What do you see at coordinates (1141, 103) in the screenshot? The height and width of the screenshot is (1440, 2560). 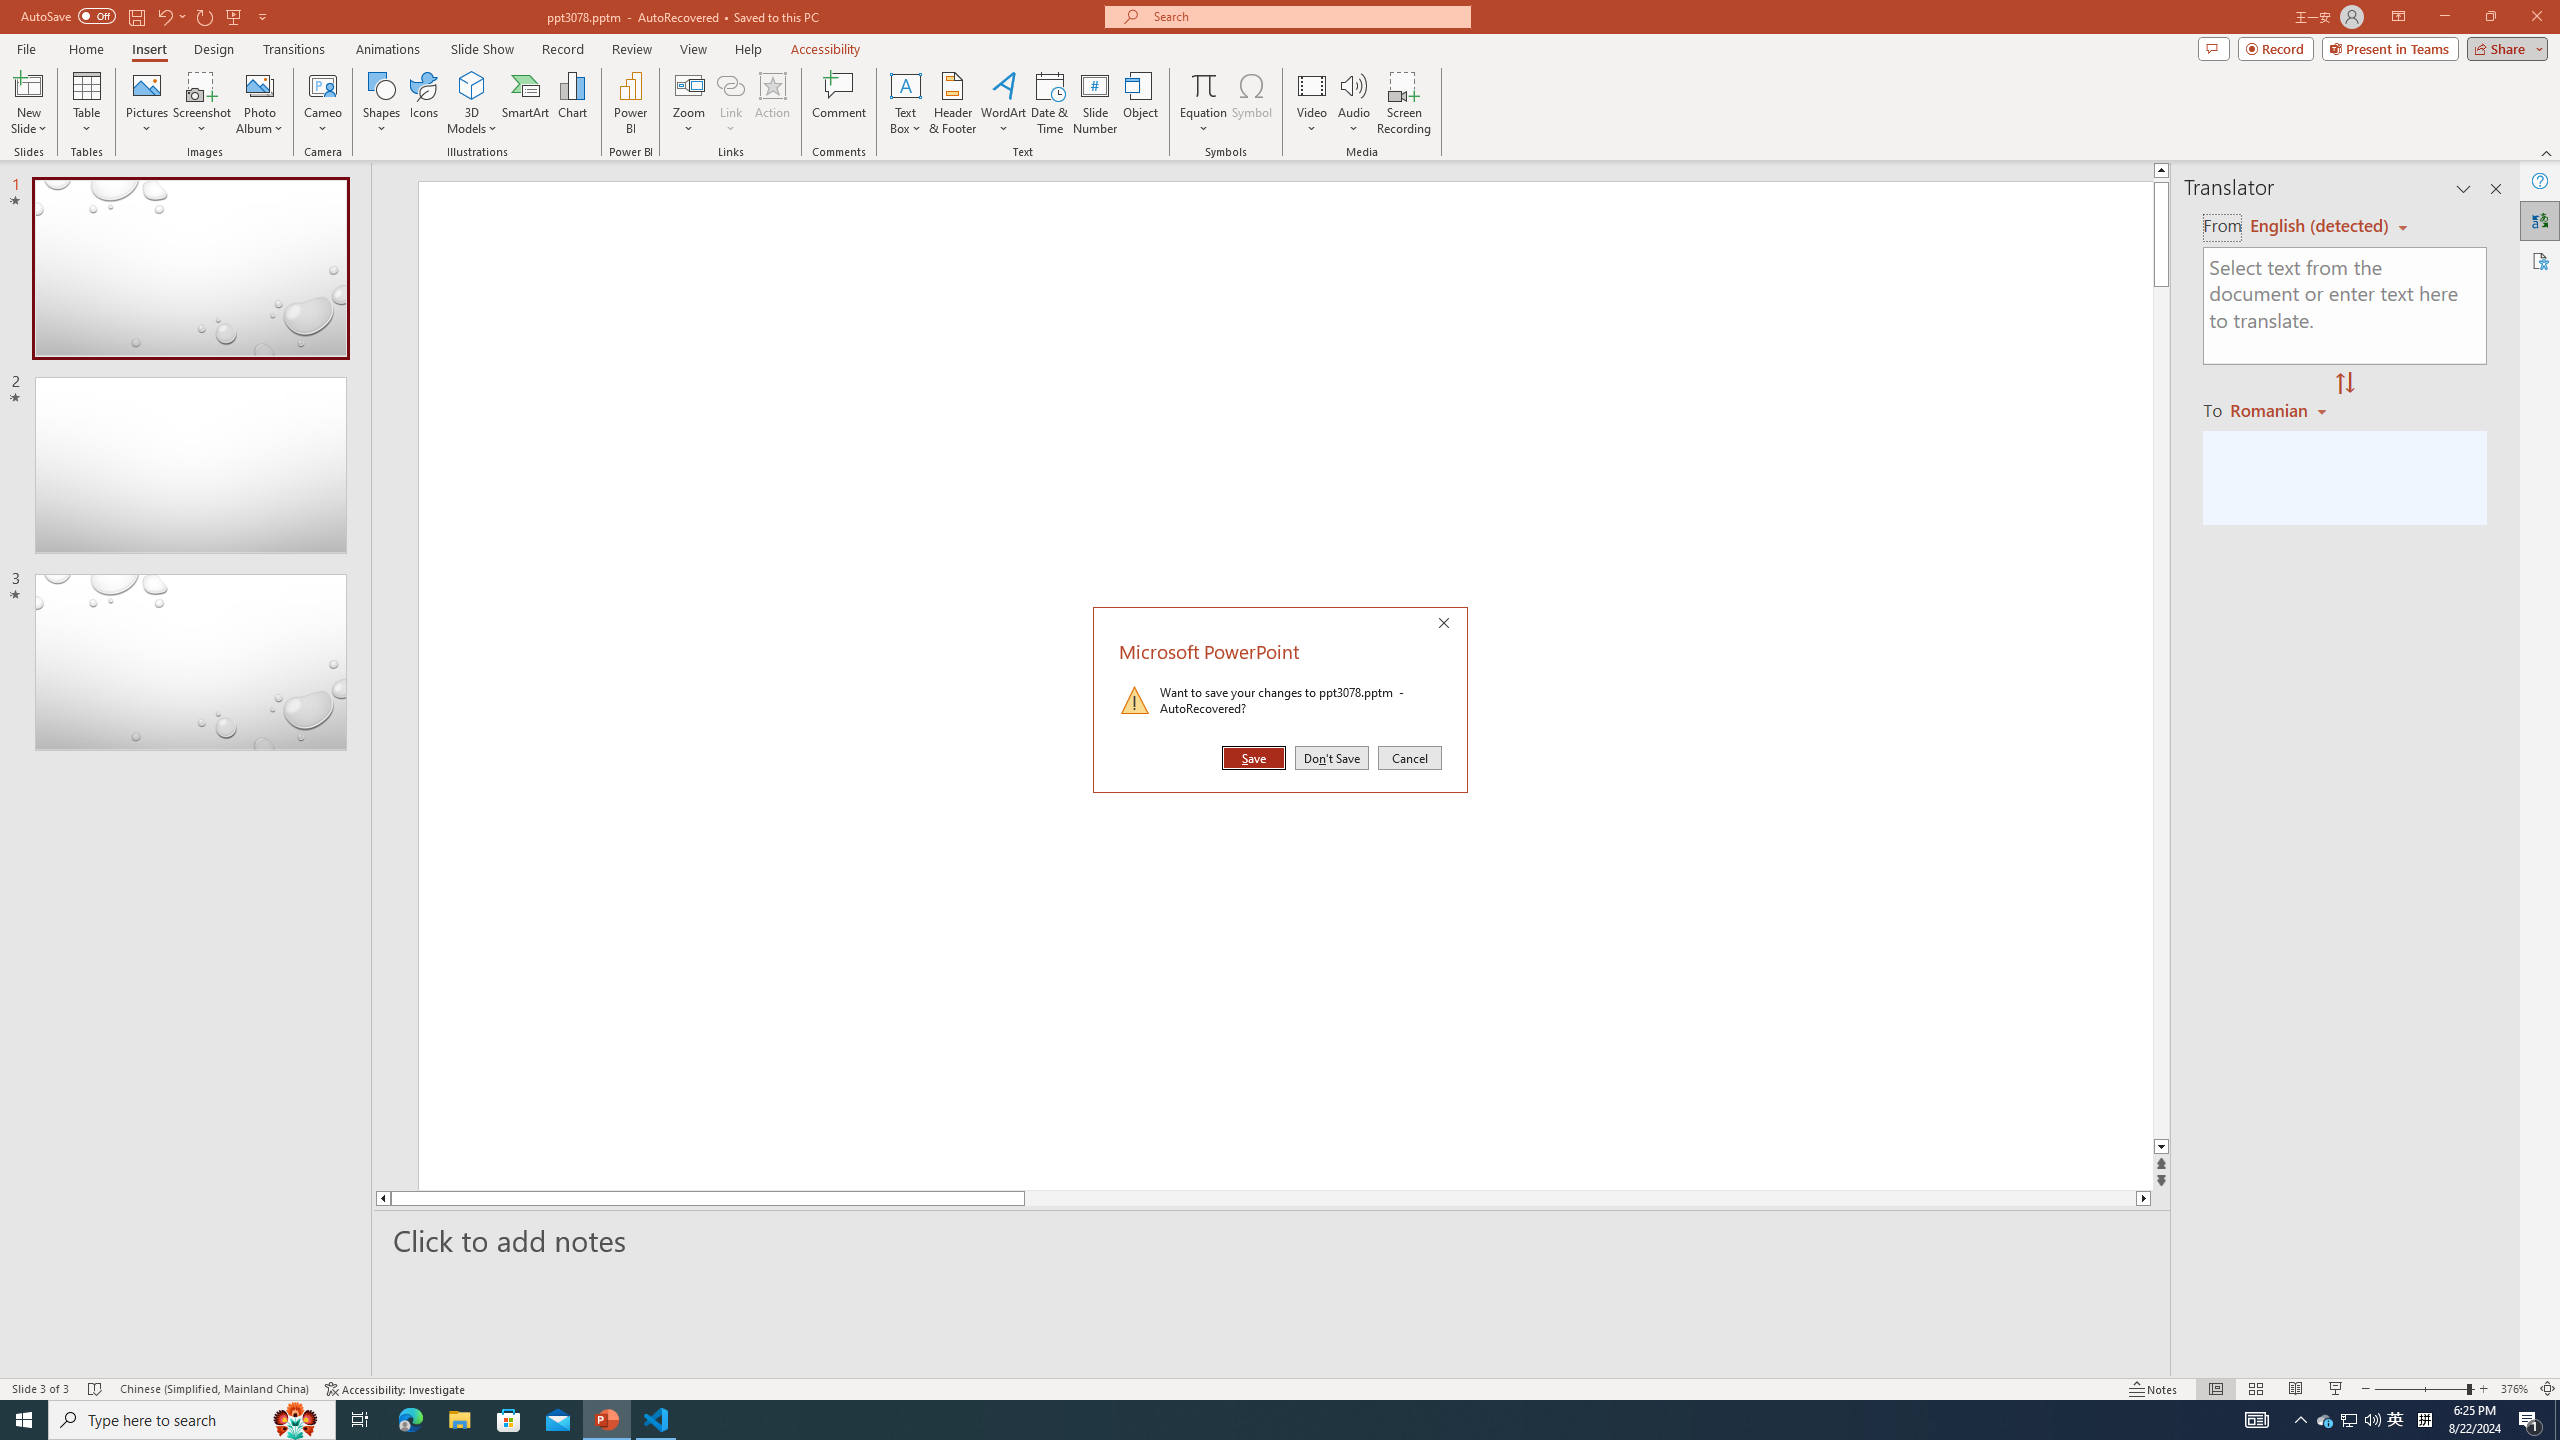 I see `'Equation'` at bounding box center [1141, 103].